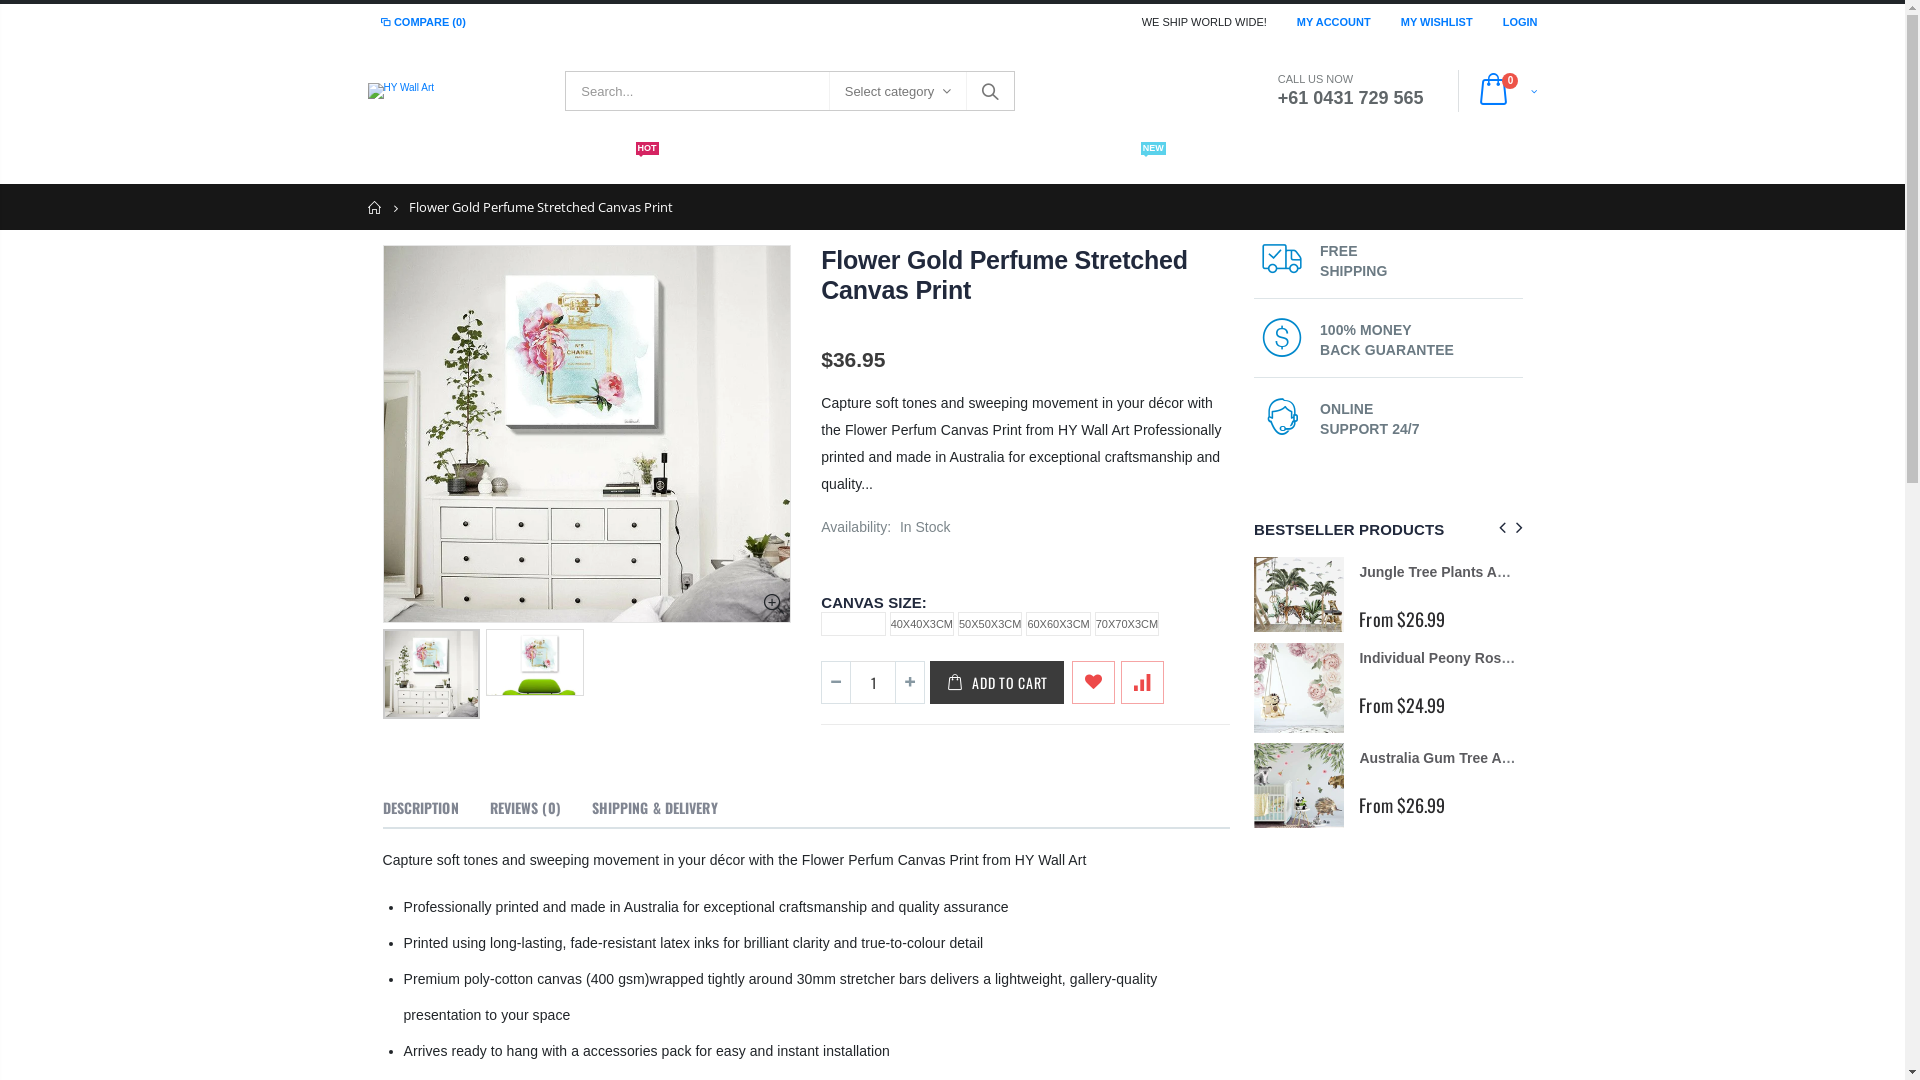  Describe the element at coordinates (1520, 20) in the screenshot. I see `'LOGIN'` at that location.